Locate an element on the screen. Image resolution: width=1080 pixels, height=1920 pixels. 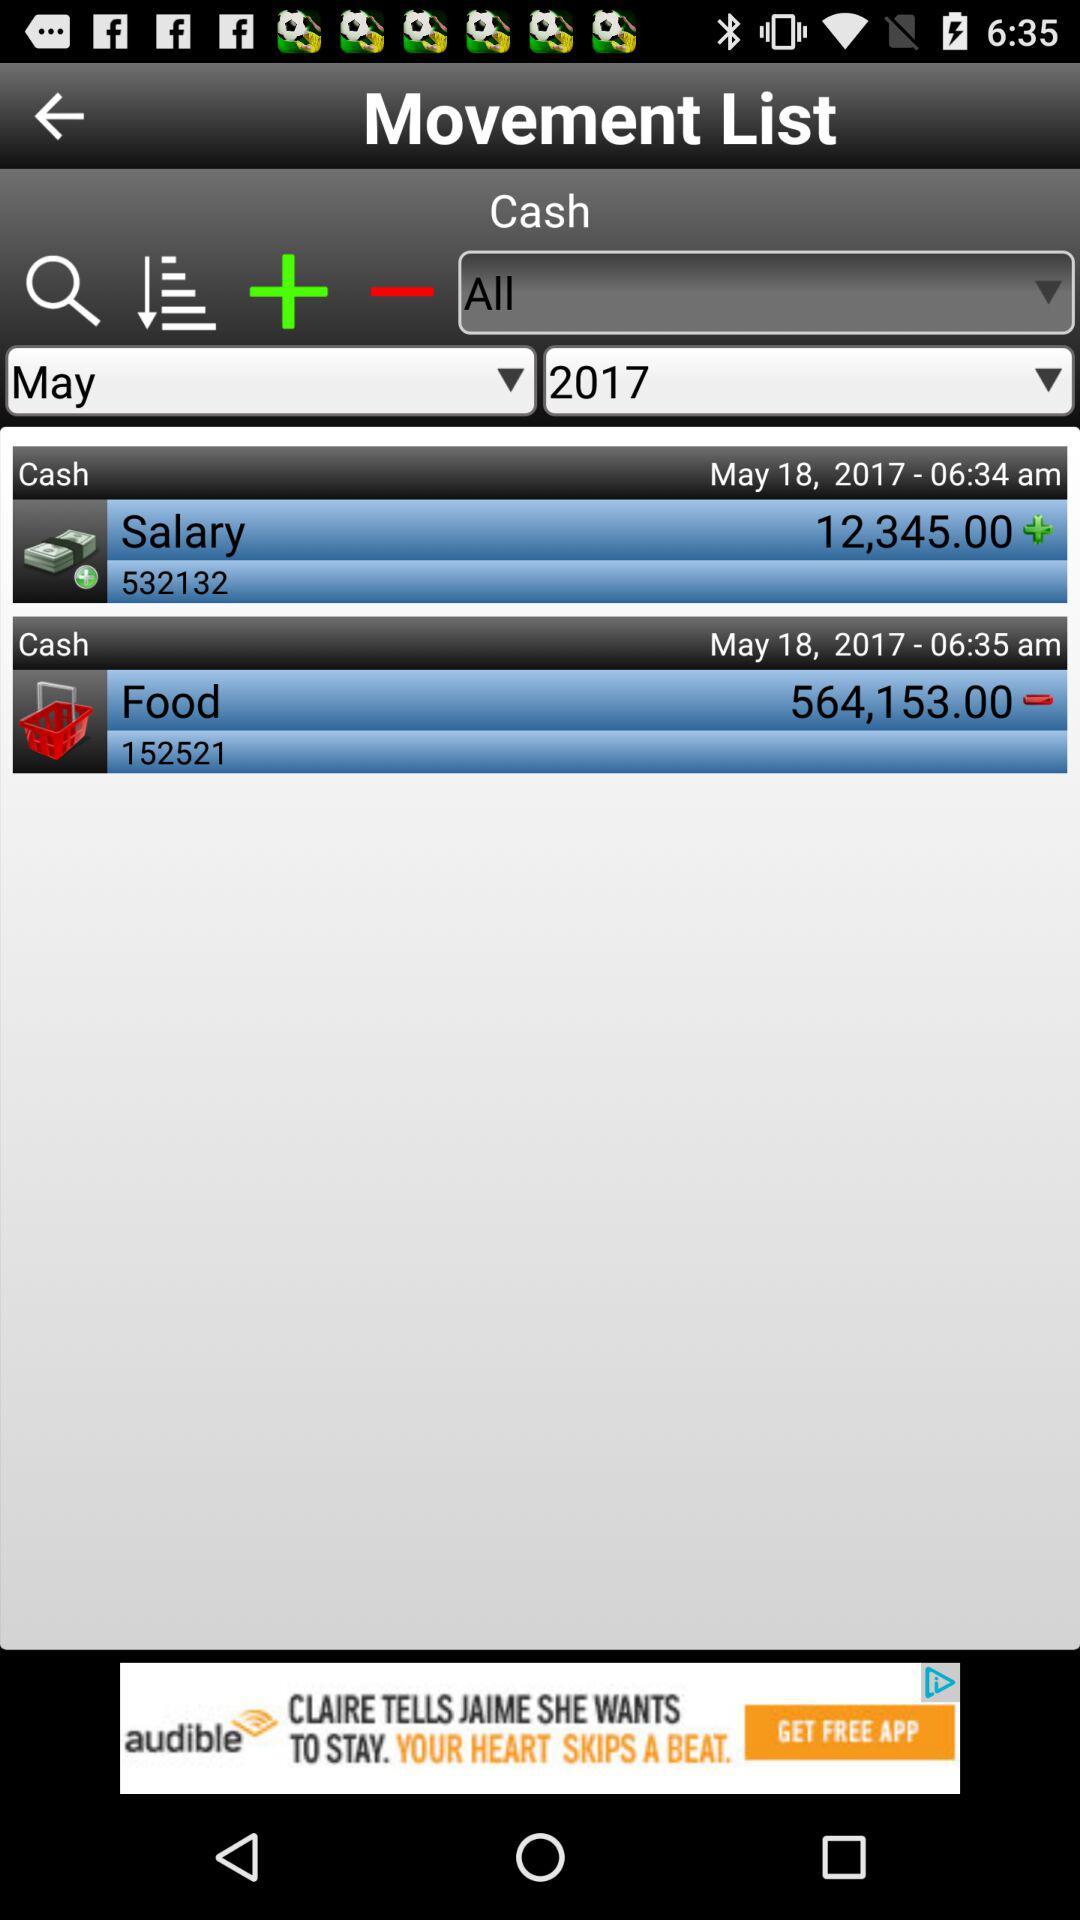
return to previous screen is located at coordinates (58, 114).